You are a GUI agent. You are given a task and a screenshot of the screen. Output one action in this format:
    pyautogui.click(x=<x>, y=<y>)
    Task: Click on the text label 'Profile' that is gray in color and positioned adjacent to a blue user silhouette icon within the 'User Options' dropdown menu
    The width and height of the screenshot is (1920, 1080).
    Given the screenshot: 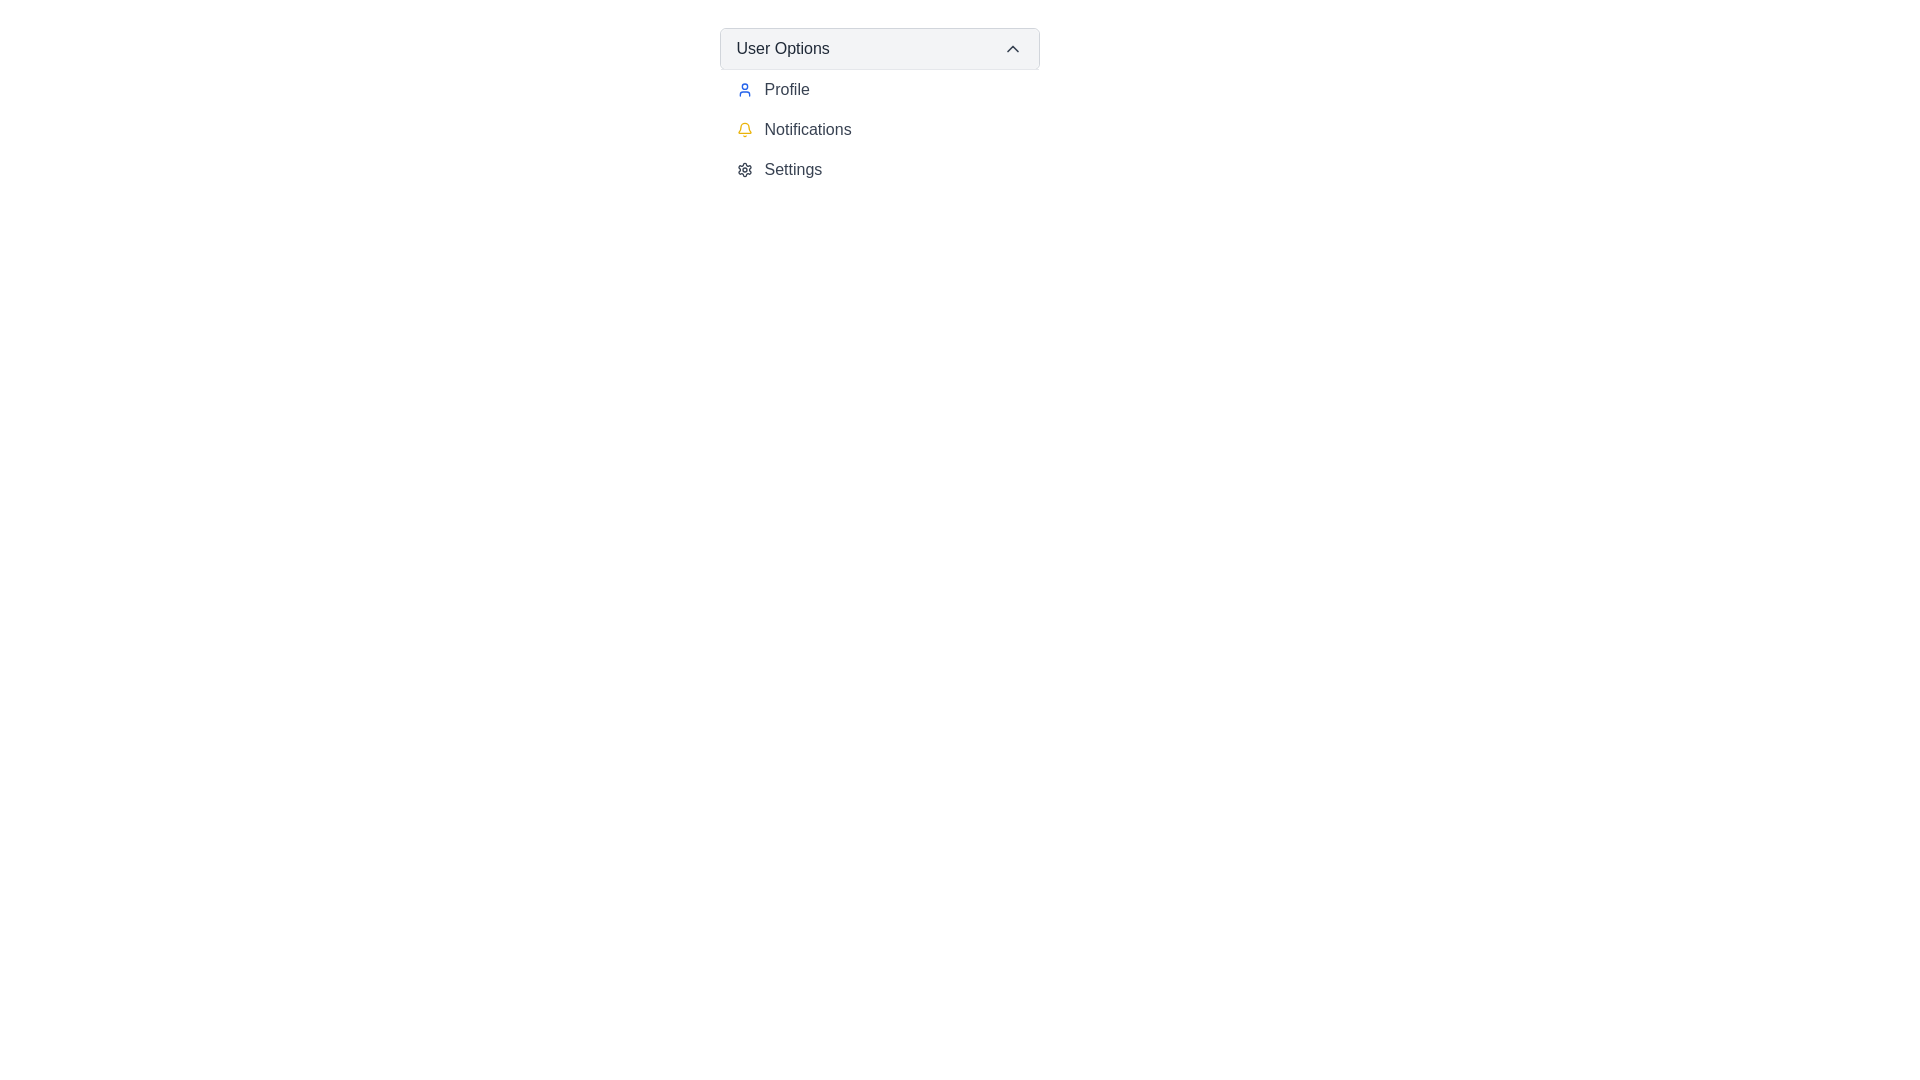 What is the action you would take?
    pyautogui.click(x=786, y=88)
    